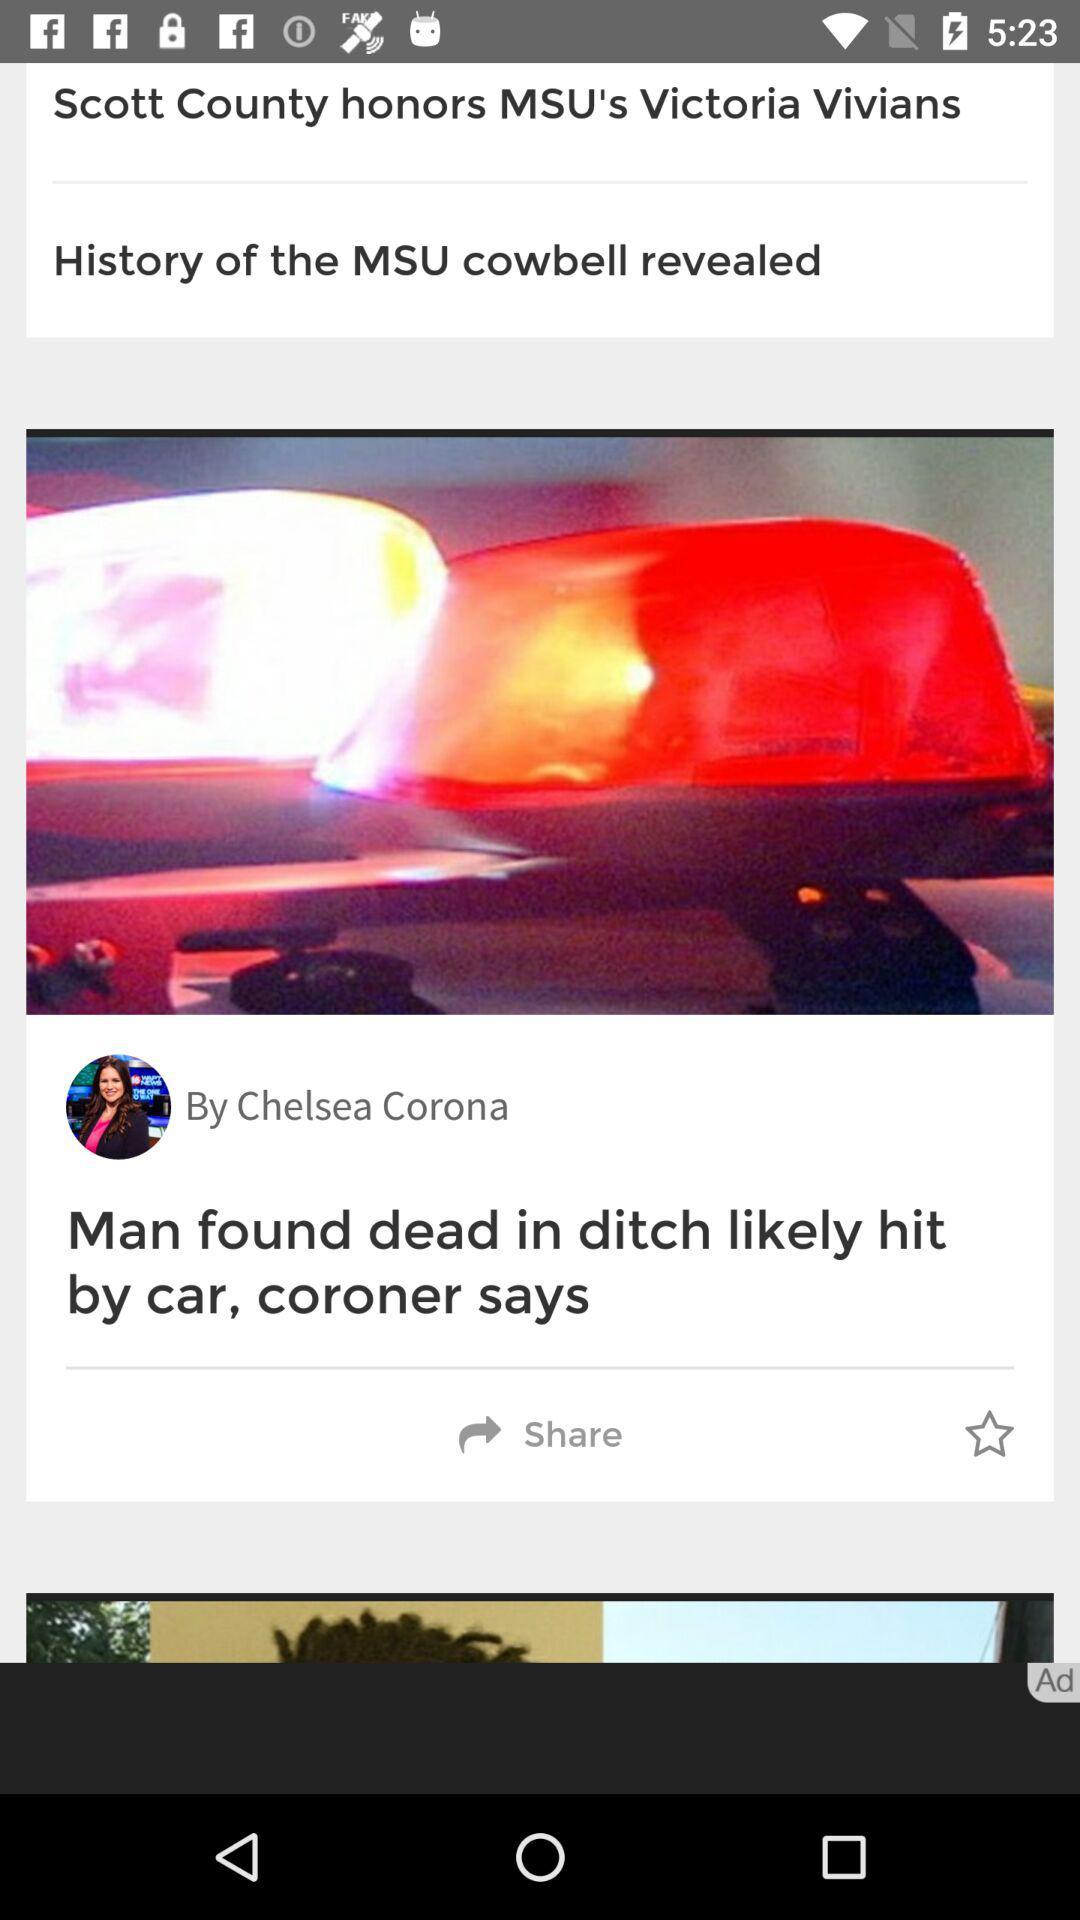 The image size is (1080, 1920). I want to click on the item next to share, so click(988, 1434).